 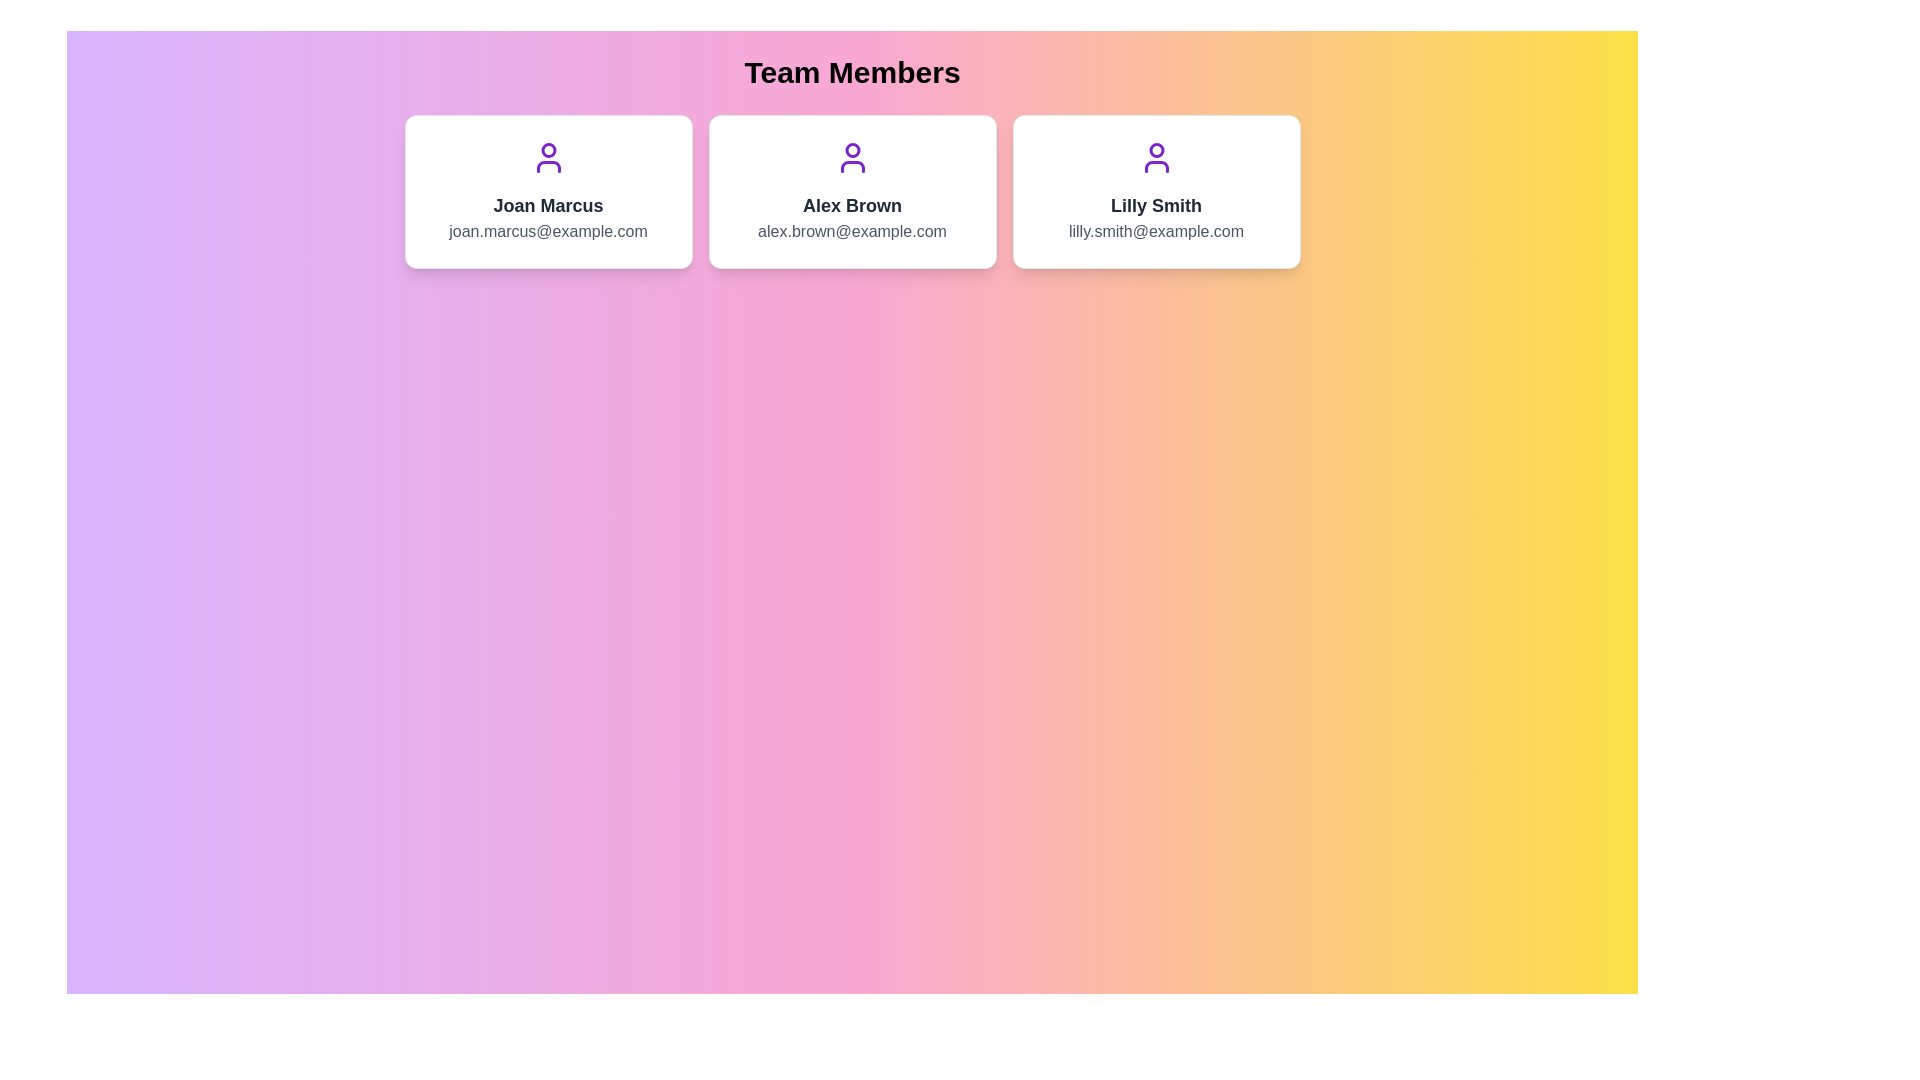 What do you see at coordinates (852, 157) in the screenshot?
I see `the user icon styled in a purple hue, which represents a general user profile image, located centrally within the card labeled 'Alex Brown'` at bounding box center [852, 157].